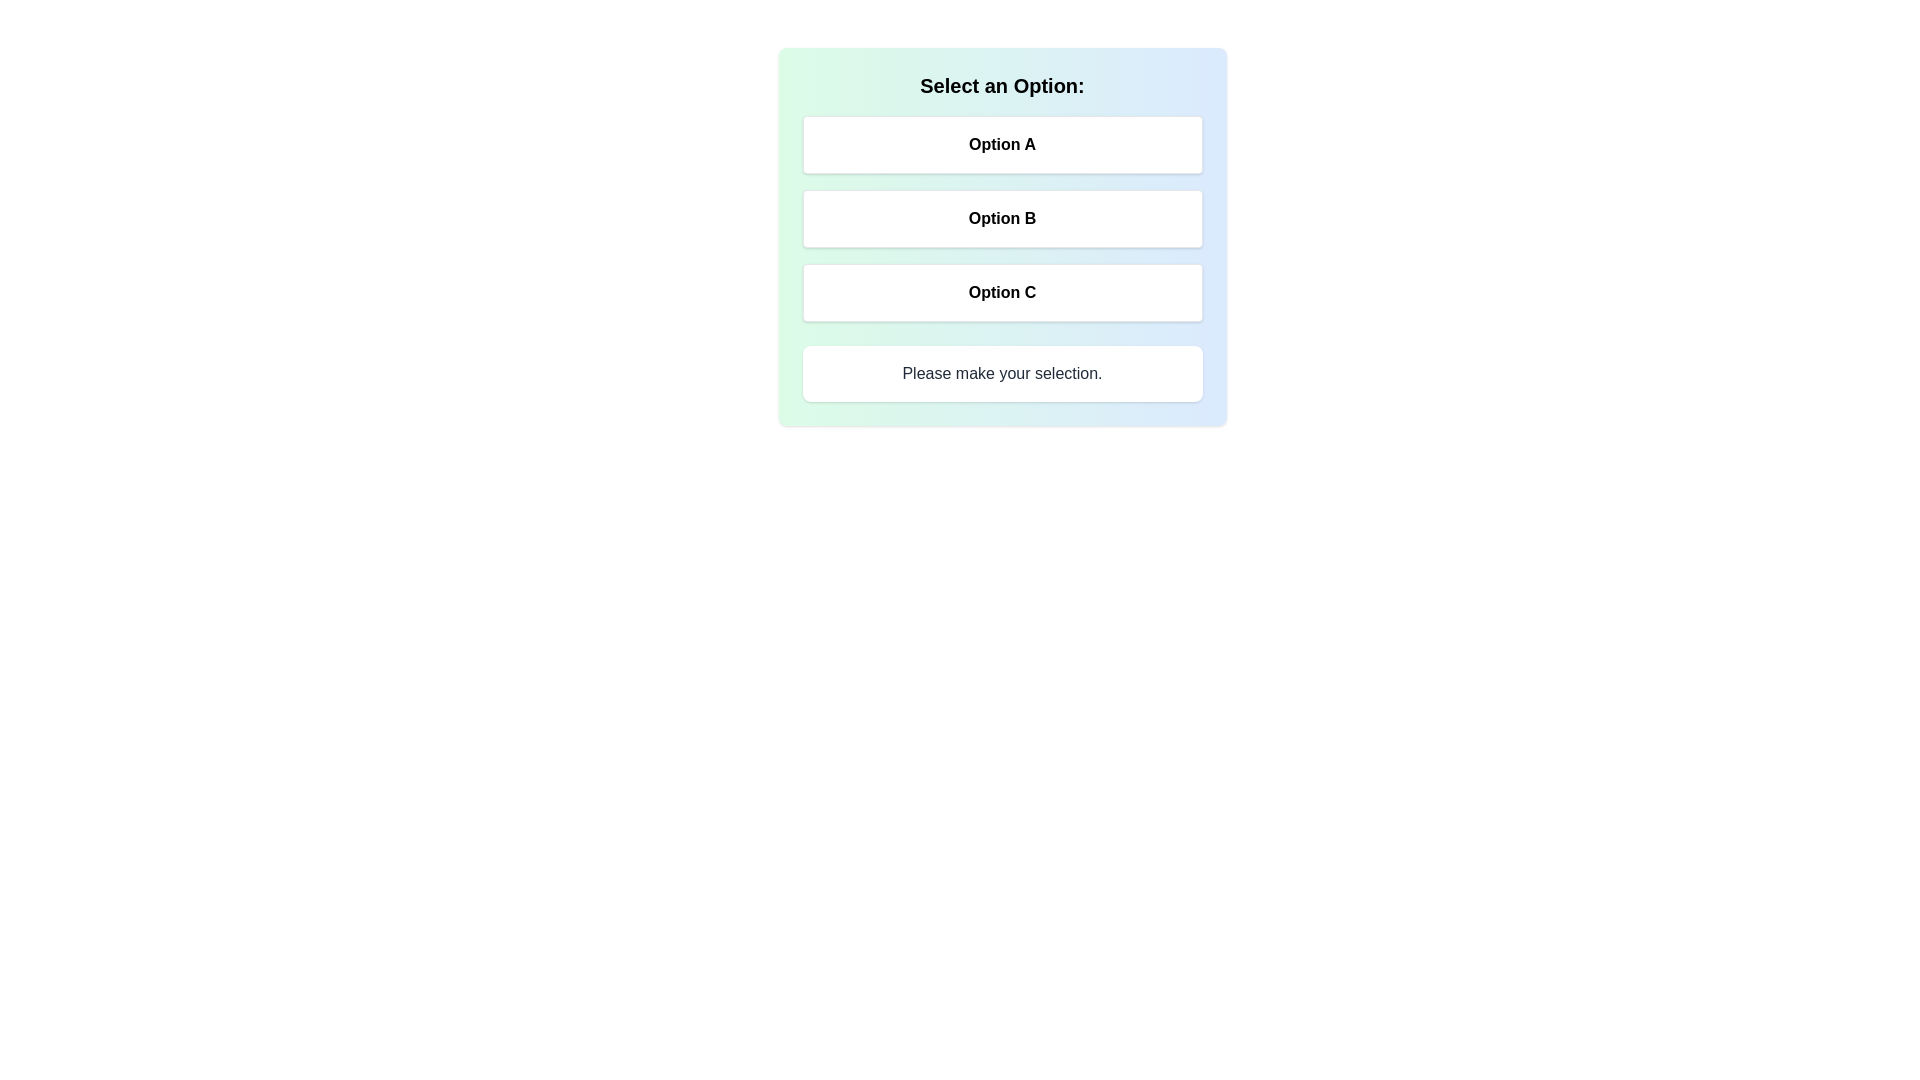 This screenshot has width=1920, height=1080. I want to click on the button labeled 'Option A', which is the first selectable option among three vertically aligned options under the heading 'Select an Option:', so click(1002, 144).